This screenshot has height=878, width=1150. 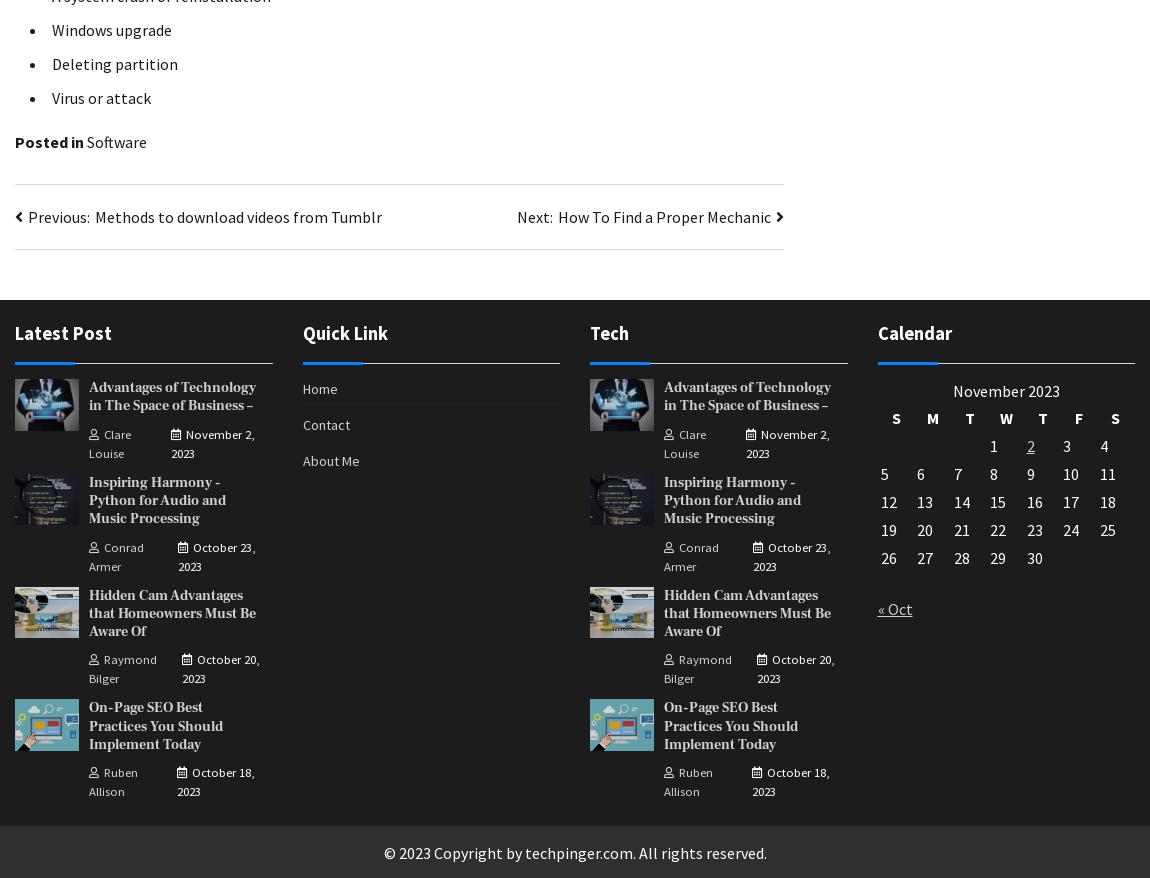 I want to click on '18', so click(x=1106, y=502).